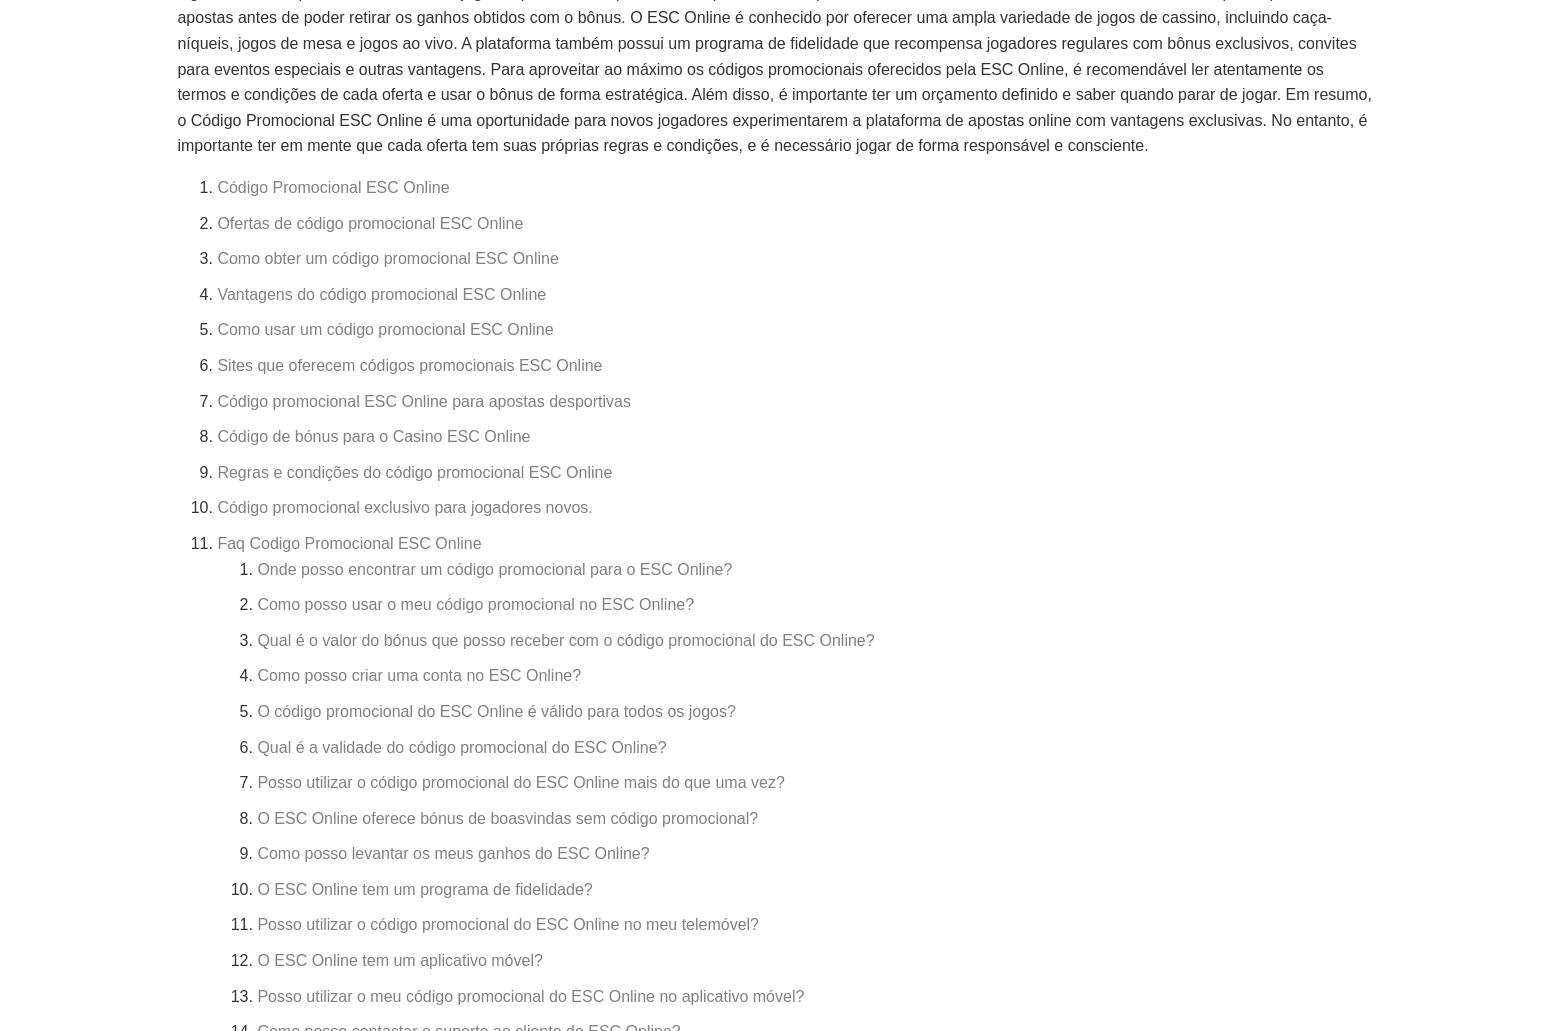 Image resolution: width=1550 pixels, height=1031 pixels. Describe the element at coordinates (372, 436) in the screenshot. I see `'Código de bónus para o Casino ESC Online'` at that location.